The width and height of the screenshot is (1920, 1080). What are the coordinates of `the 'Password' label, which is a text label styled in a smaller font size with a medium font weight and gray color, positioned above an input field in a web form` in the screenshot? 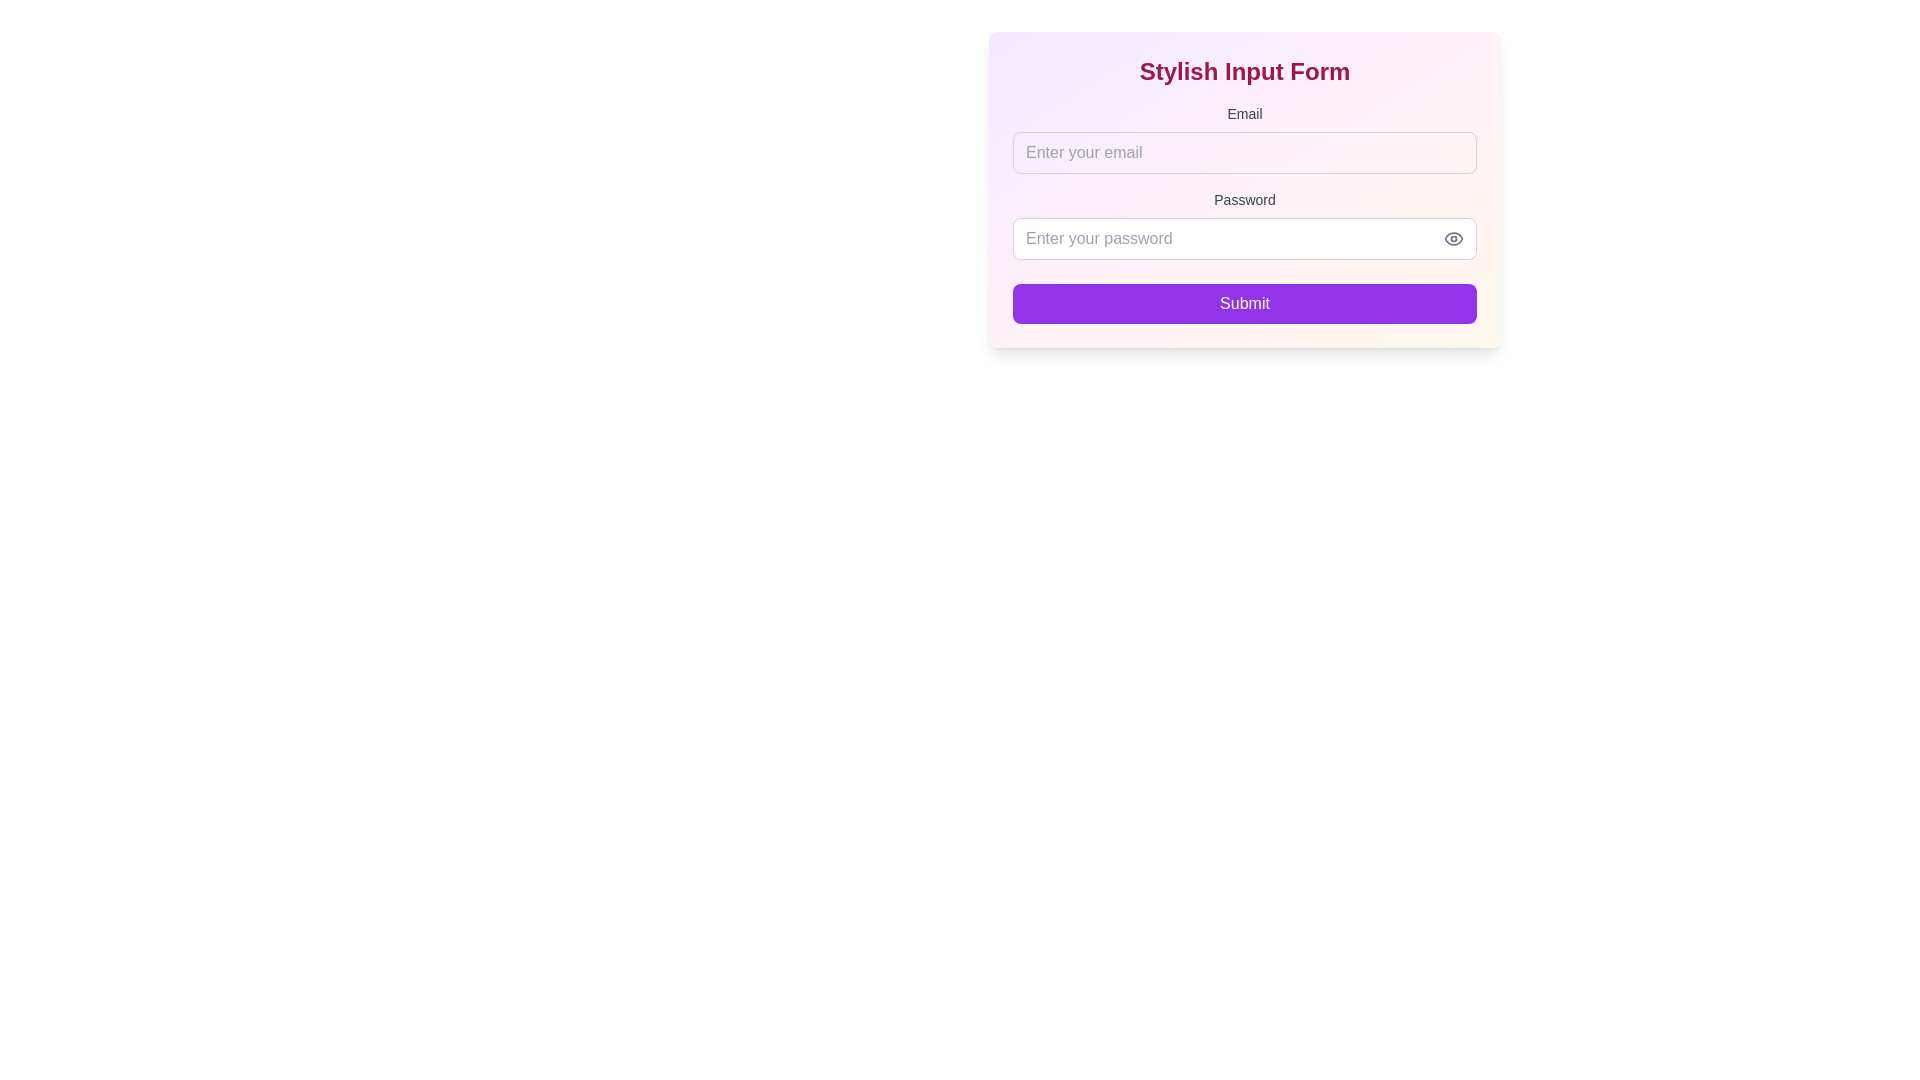 It's located at (1243, 200).